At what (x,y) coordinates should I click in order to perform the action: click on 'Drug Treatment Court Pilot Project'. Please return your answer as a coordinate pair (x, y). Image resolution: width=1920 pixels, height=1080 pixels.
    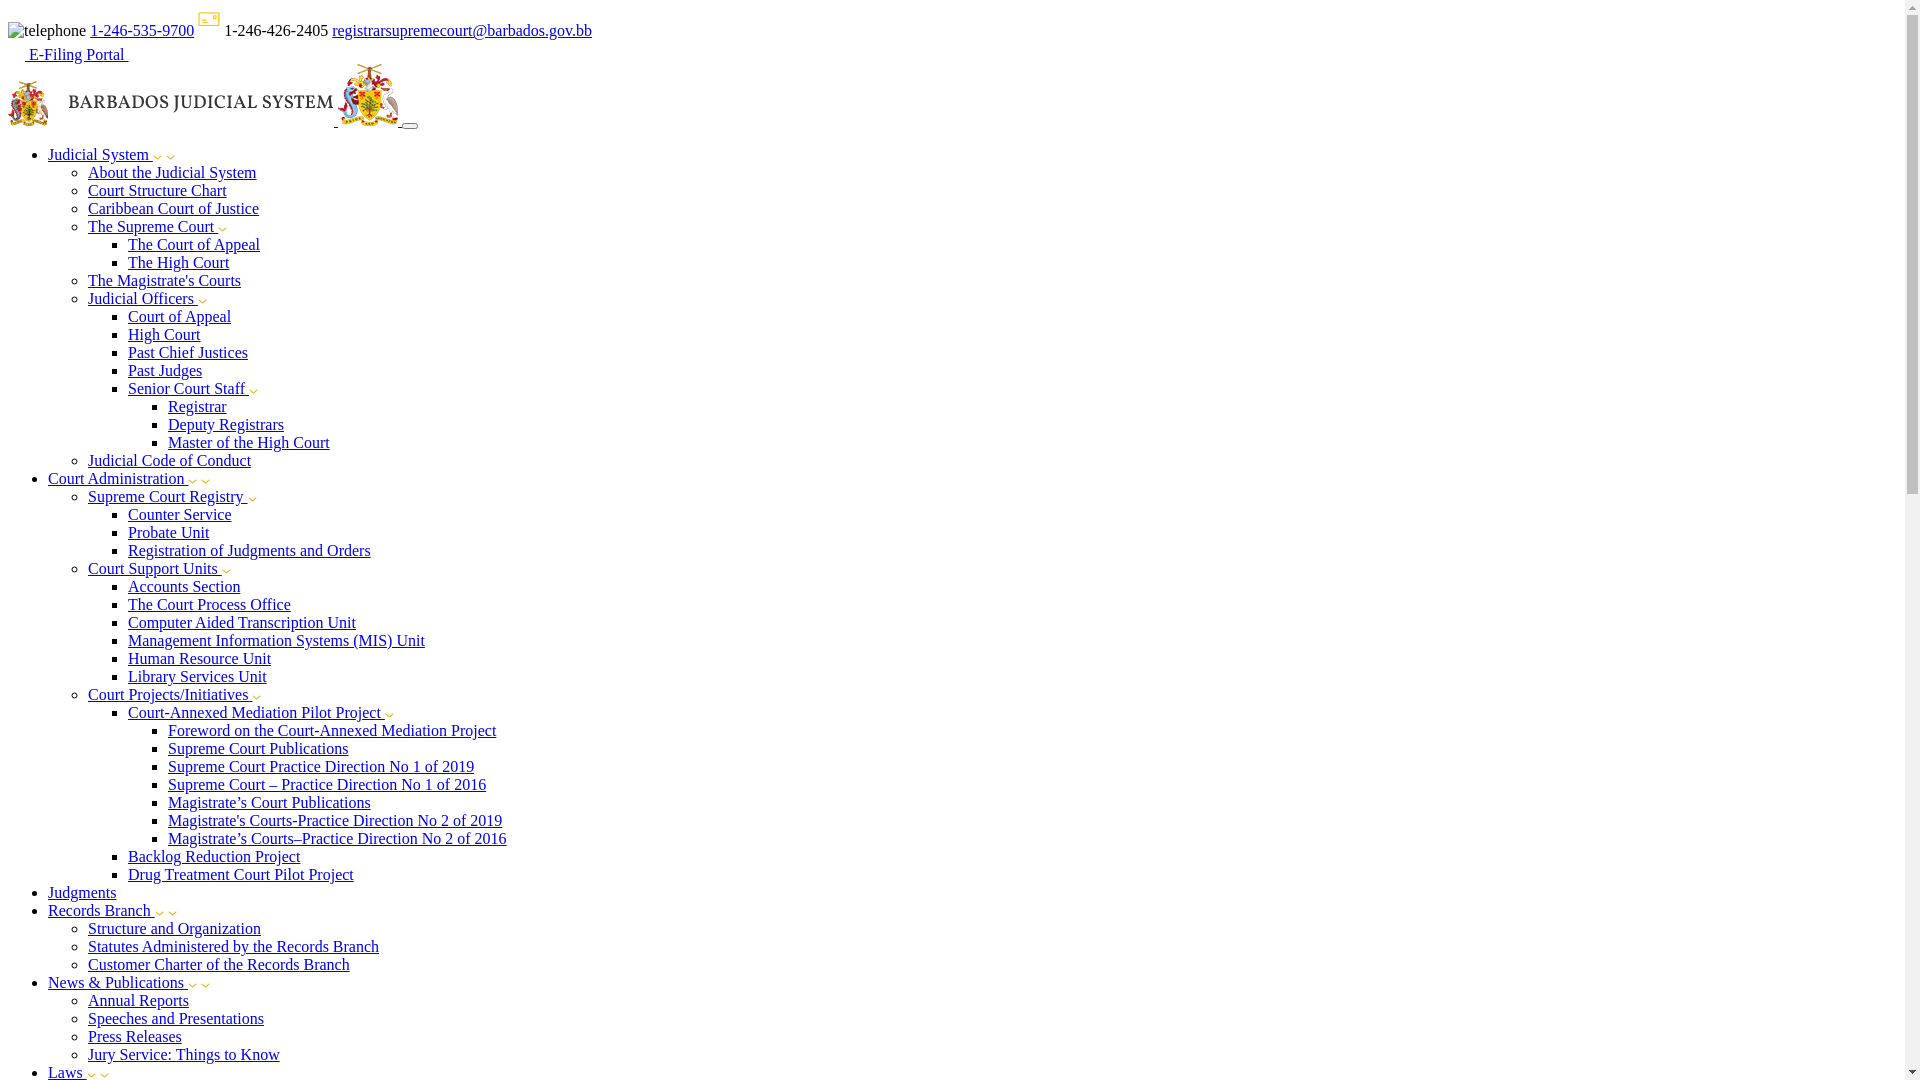
    Looking at the image, I should click on (240, 873).